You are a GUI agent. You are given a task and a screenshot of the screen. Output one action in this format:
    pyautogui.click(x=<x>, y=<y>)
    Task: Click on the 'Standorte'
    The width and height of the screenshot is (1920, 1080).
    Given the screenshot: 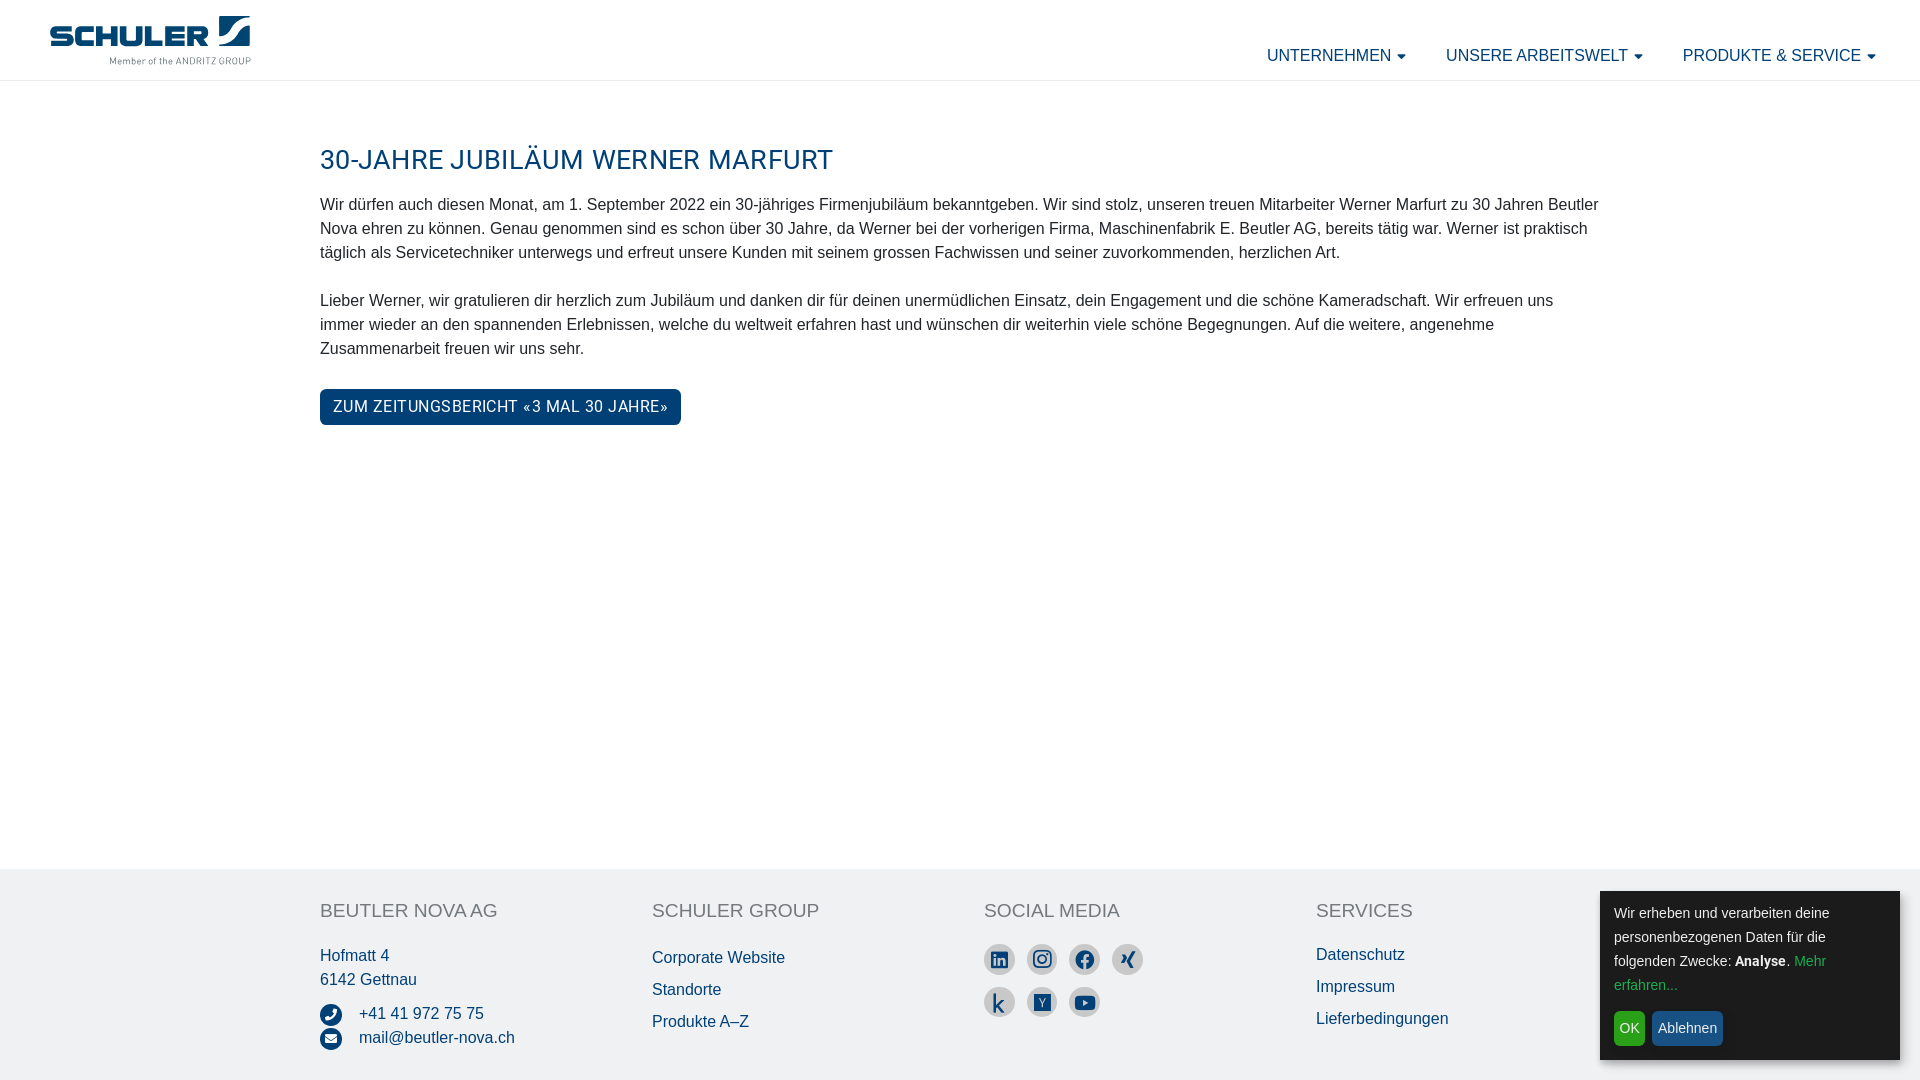 What is the action you would take?
    pyautogui.click(x=686, y=988)
    